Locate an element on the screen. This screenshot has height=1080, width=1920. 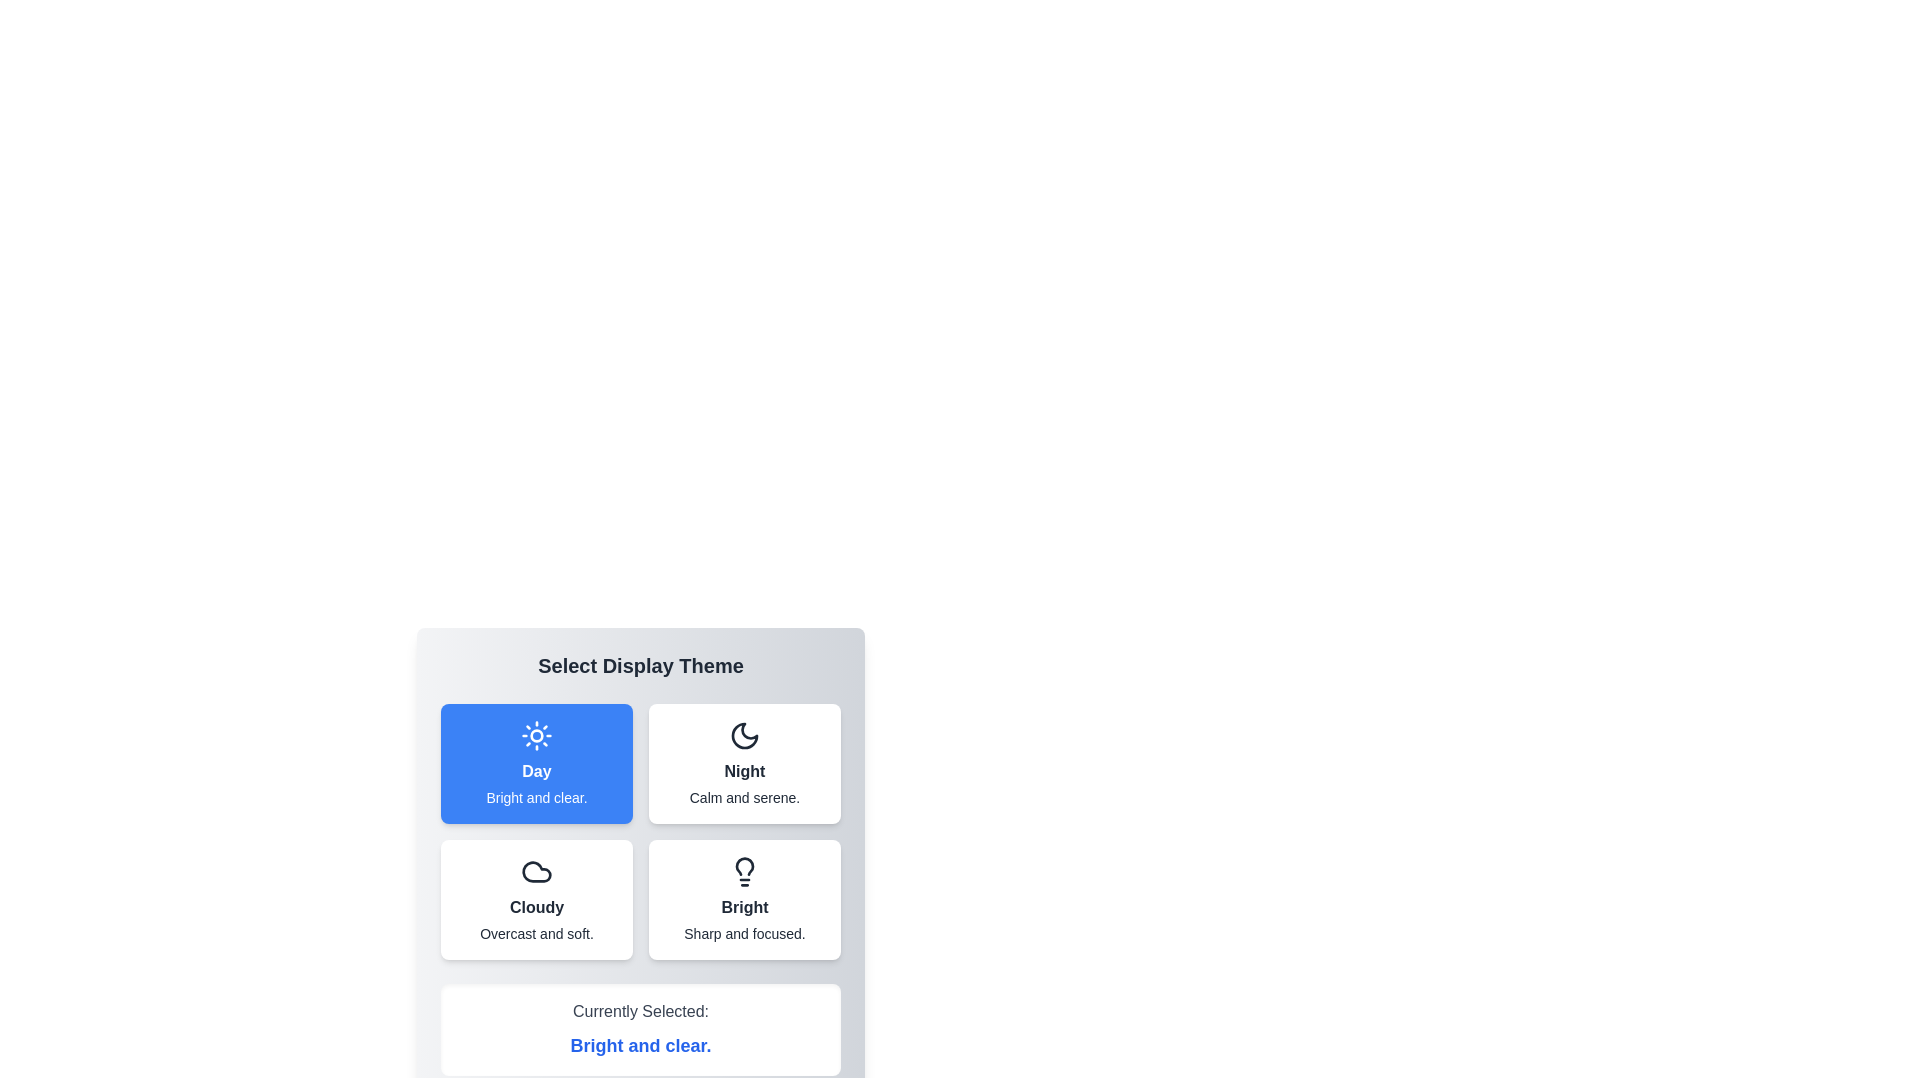
the button corresponding to the Day theme is located at coordinates (537, 763).